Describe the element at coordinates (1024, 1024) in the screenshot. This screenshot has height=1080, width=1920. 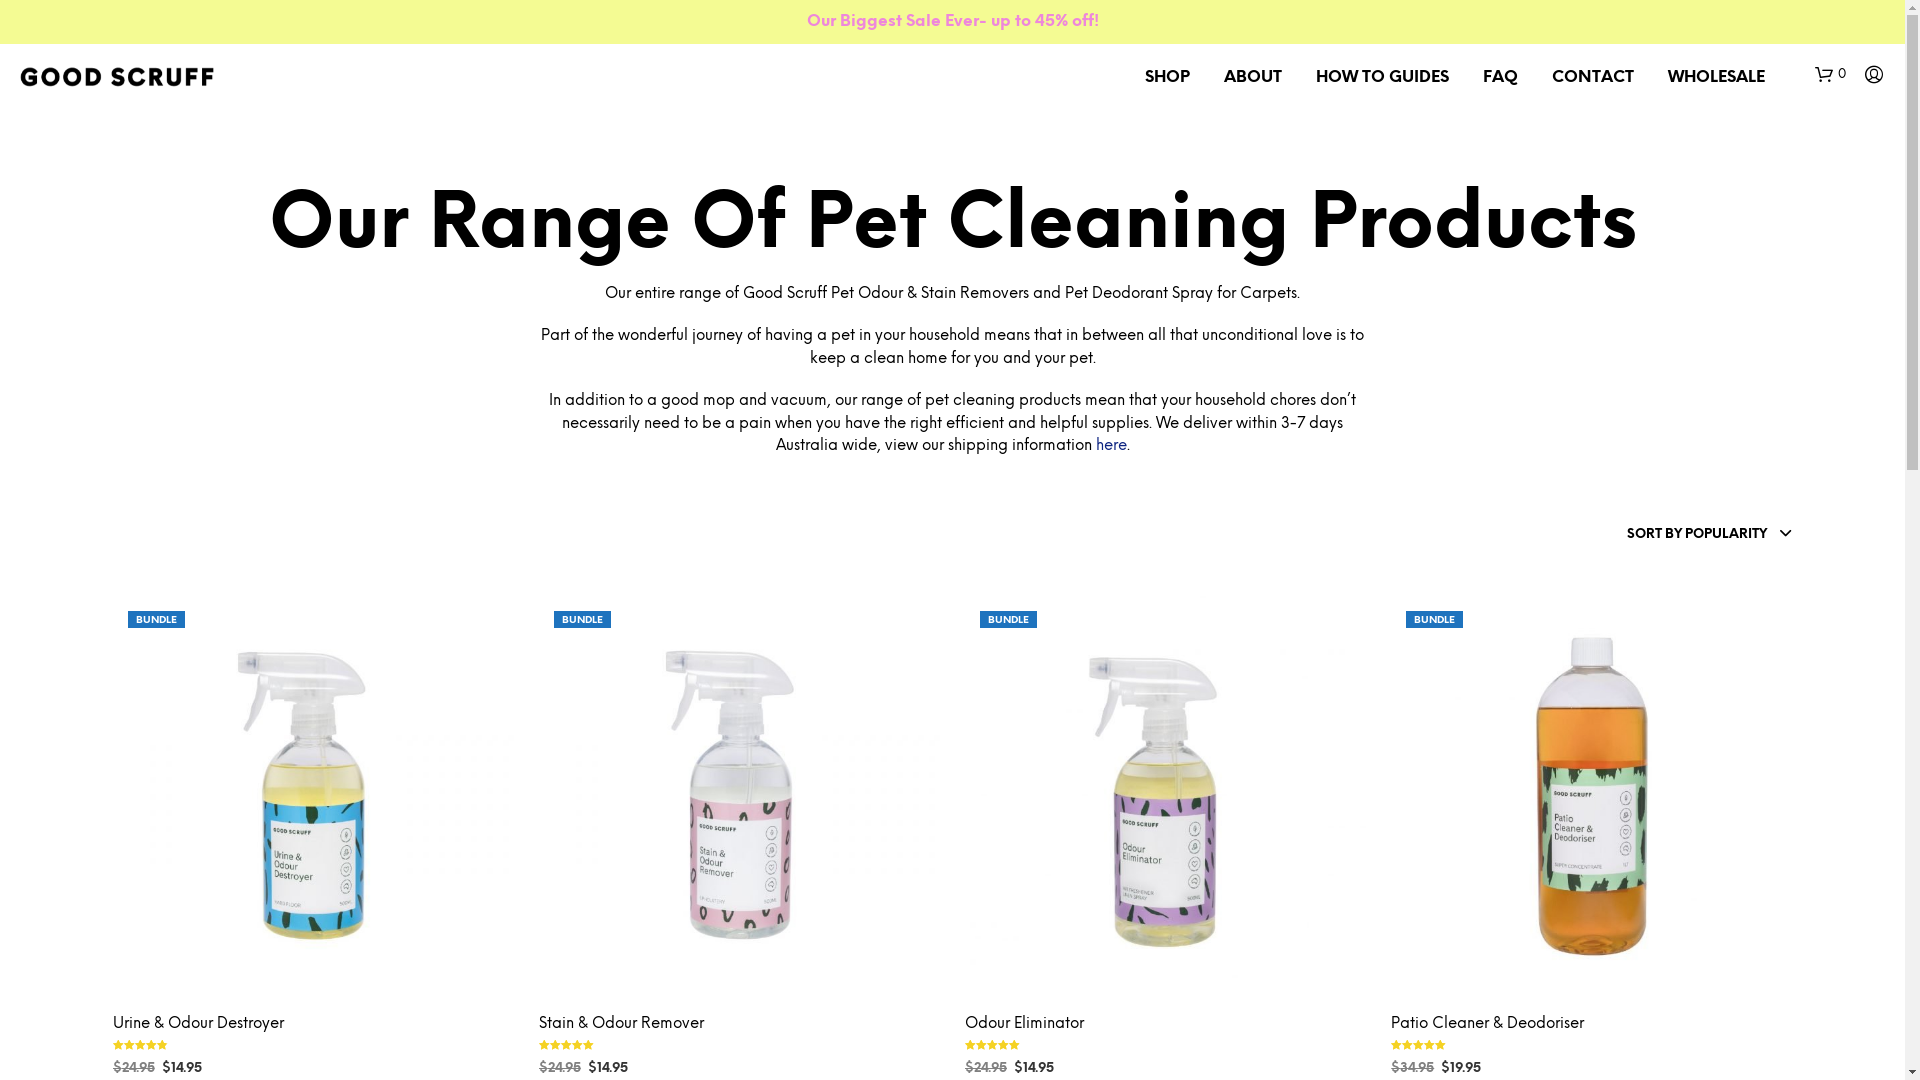
I see `'Odour Eliminator'` at that location.